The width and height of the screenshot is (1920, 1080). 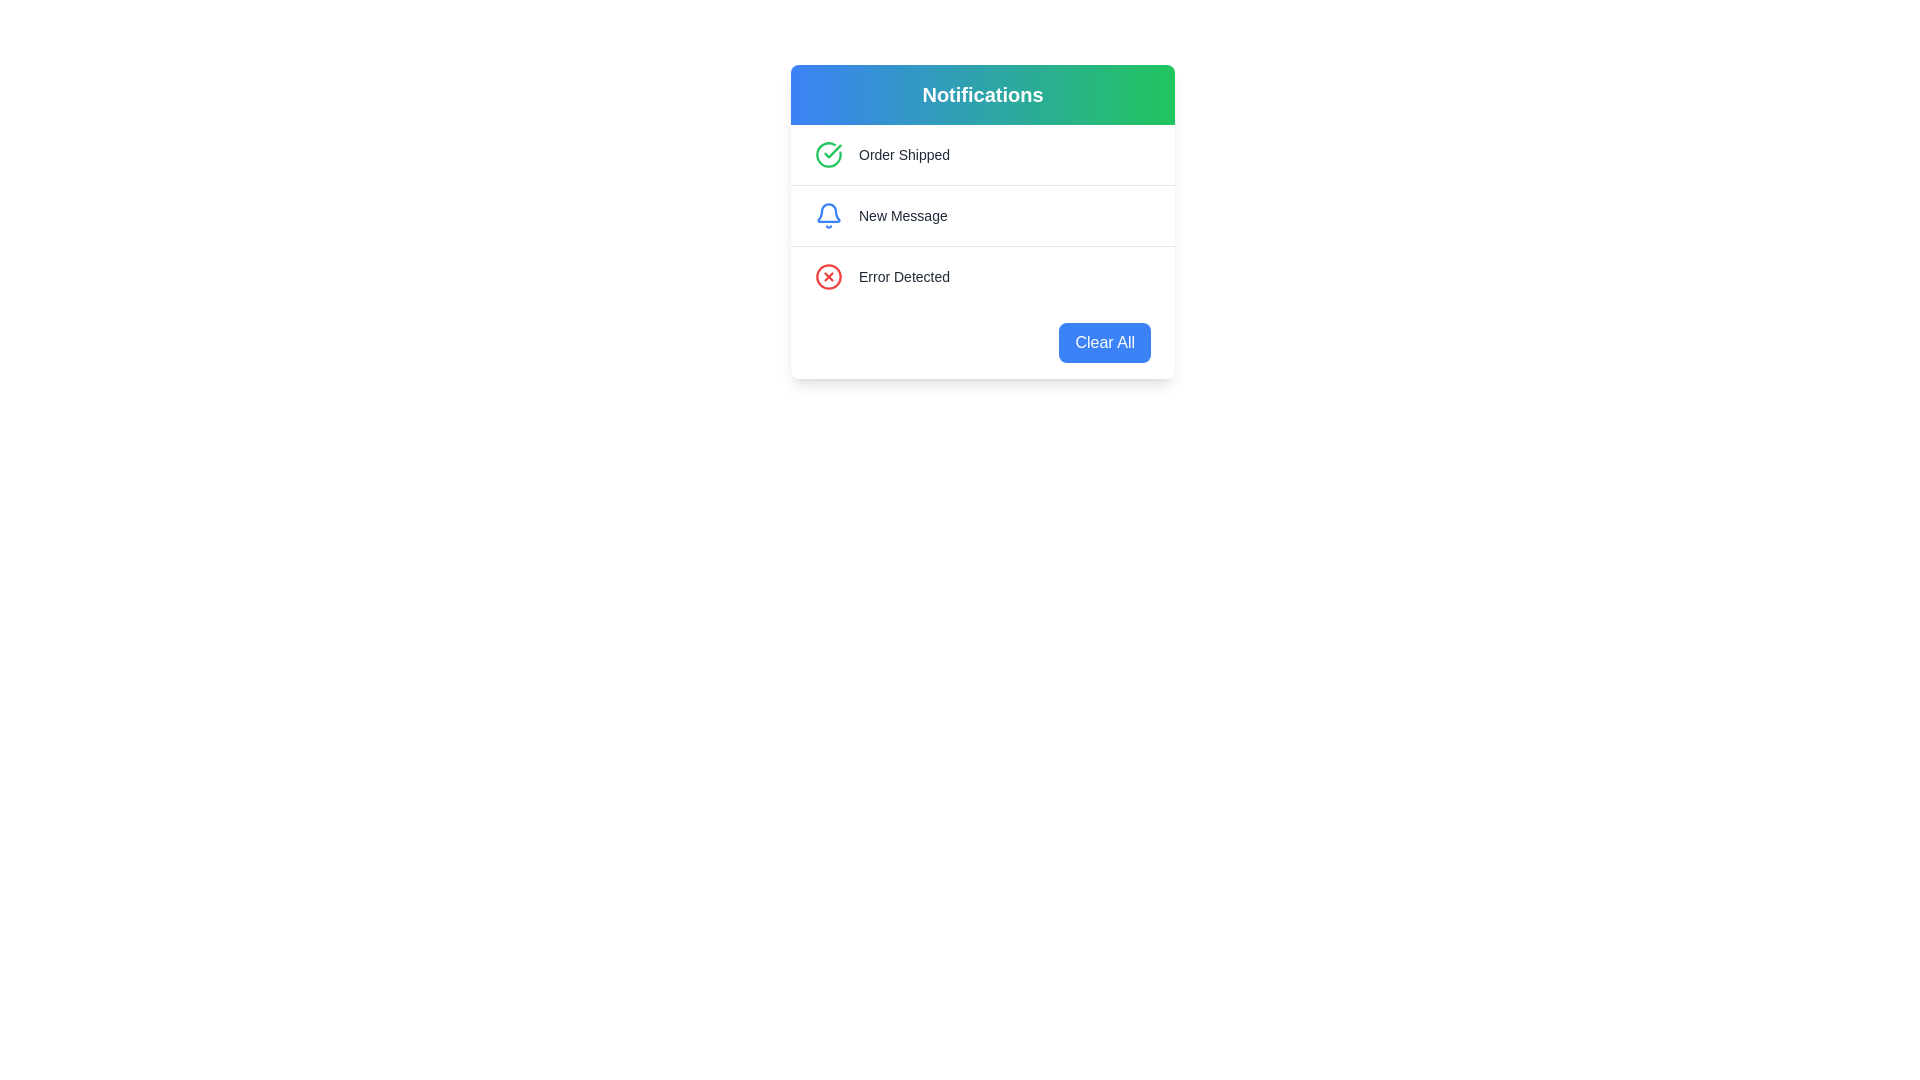 What do you see at coordinates (829, 216) in the screenshot?
I see `the blue bell-shaped icon located within the 'New Message' notification entry, which is positioned to the left of the text label 'New Message'` at bounding box center [829, 216].